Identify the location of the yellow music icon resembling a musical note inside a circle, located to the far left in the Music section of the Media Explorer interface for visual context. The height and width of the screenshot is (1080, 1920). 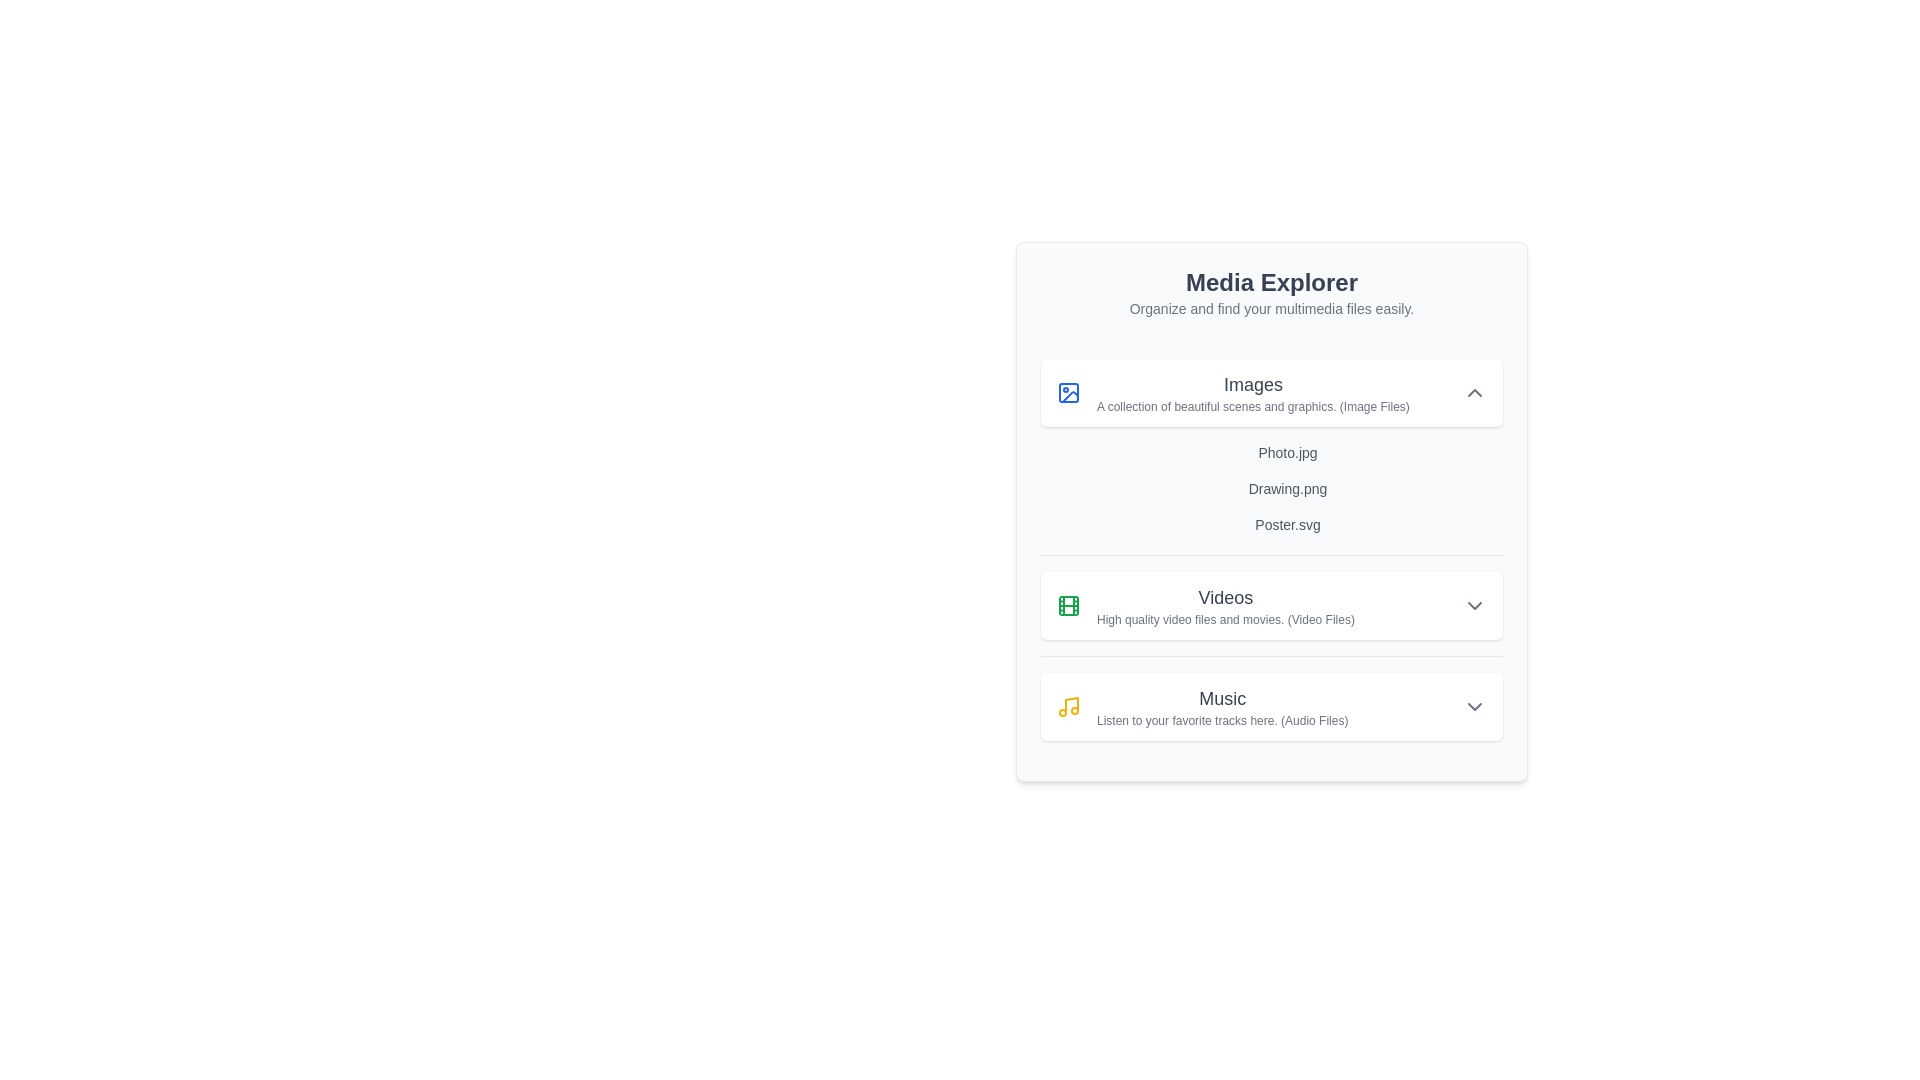
(1068, 705).